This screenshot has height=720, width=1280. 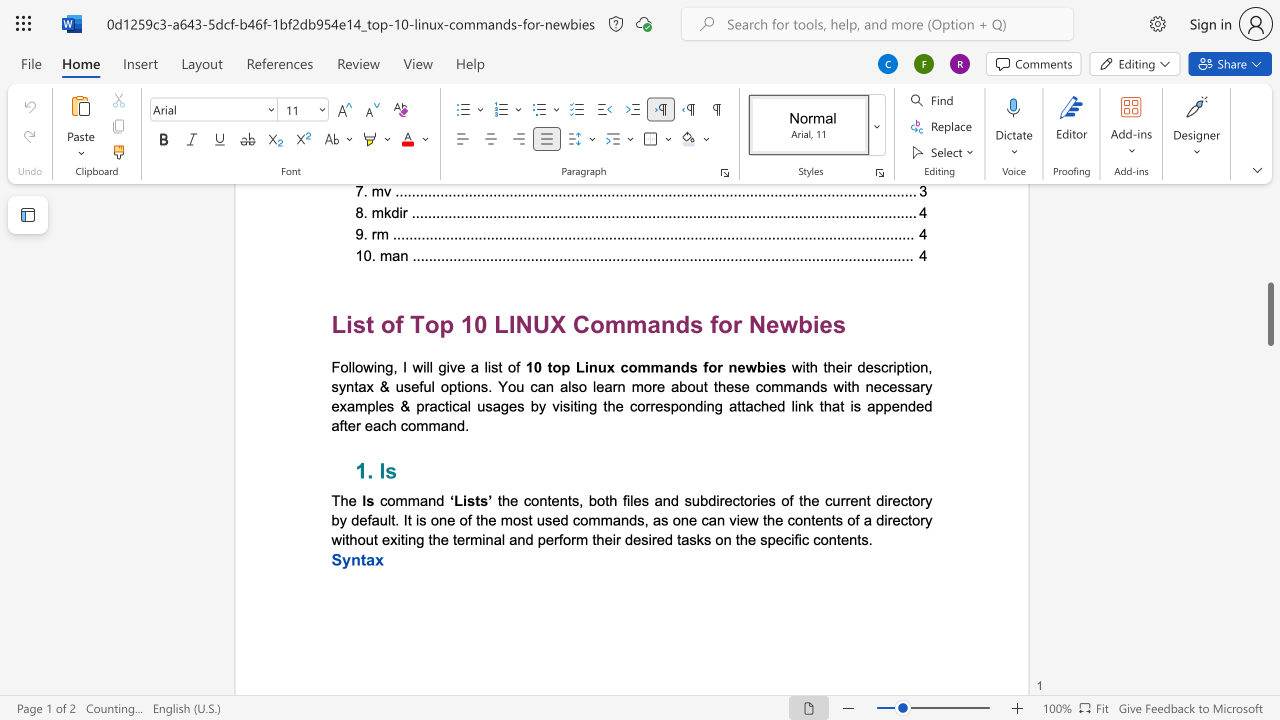 What do you see at coordinates (1269, 338) in the screenshot?
I see `the vertical scrollbar to raise the page content` at bounding box center [1269, 338].